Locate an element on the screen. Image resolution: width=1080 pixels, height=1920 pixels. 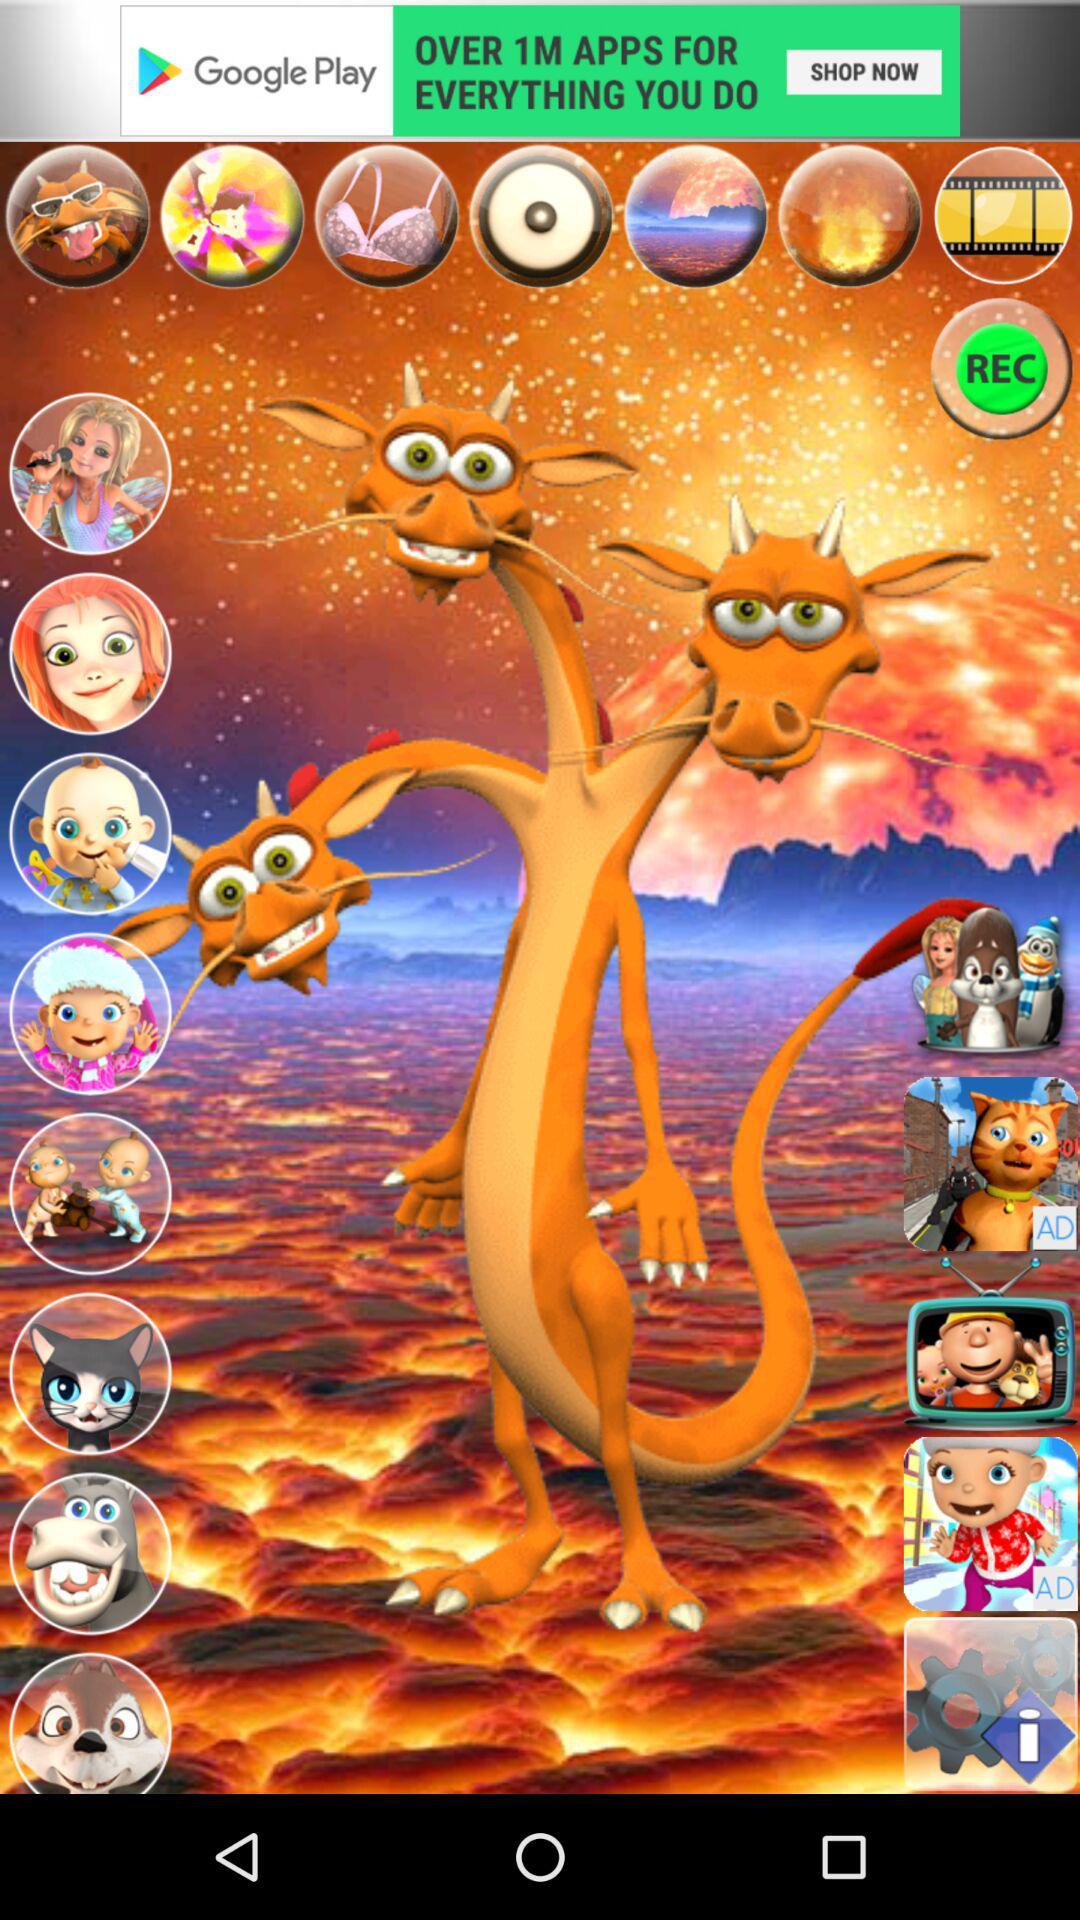
advertisement is located at coordinates (990, 1163).